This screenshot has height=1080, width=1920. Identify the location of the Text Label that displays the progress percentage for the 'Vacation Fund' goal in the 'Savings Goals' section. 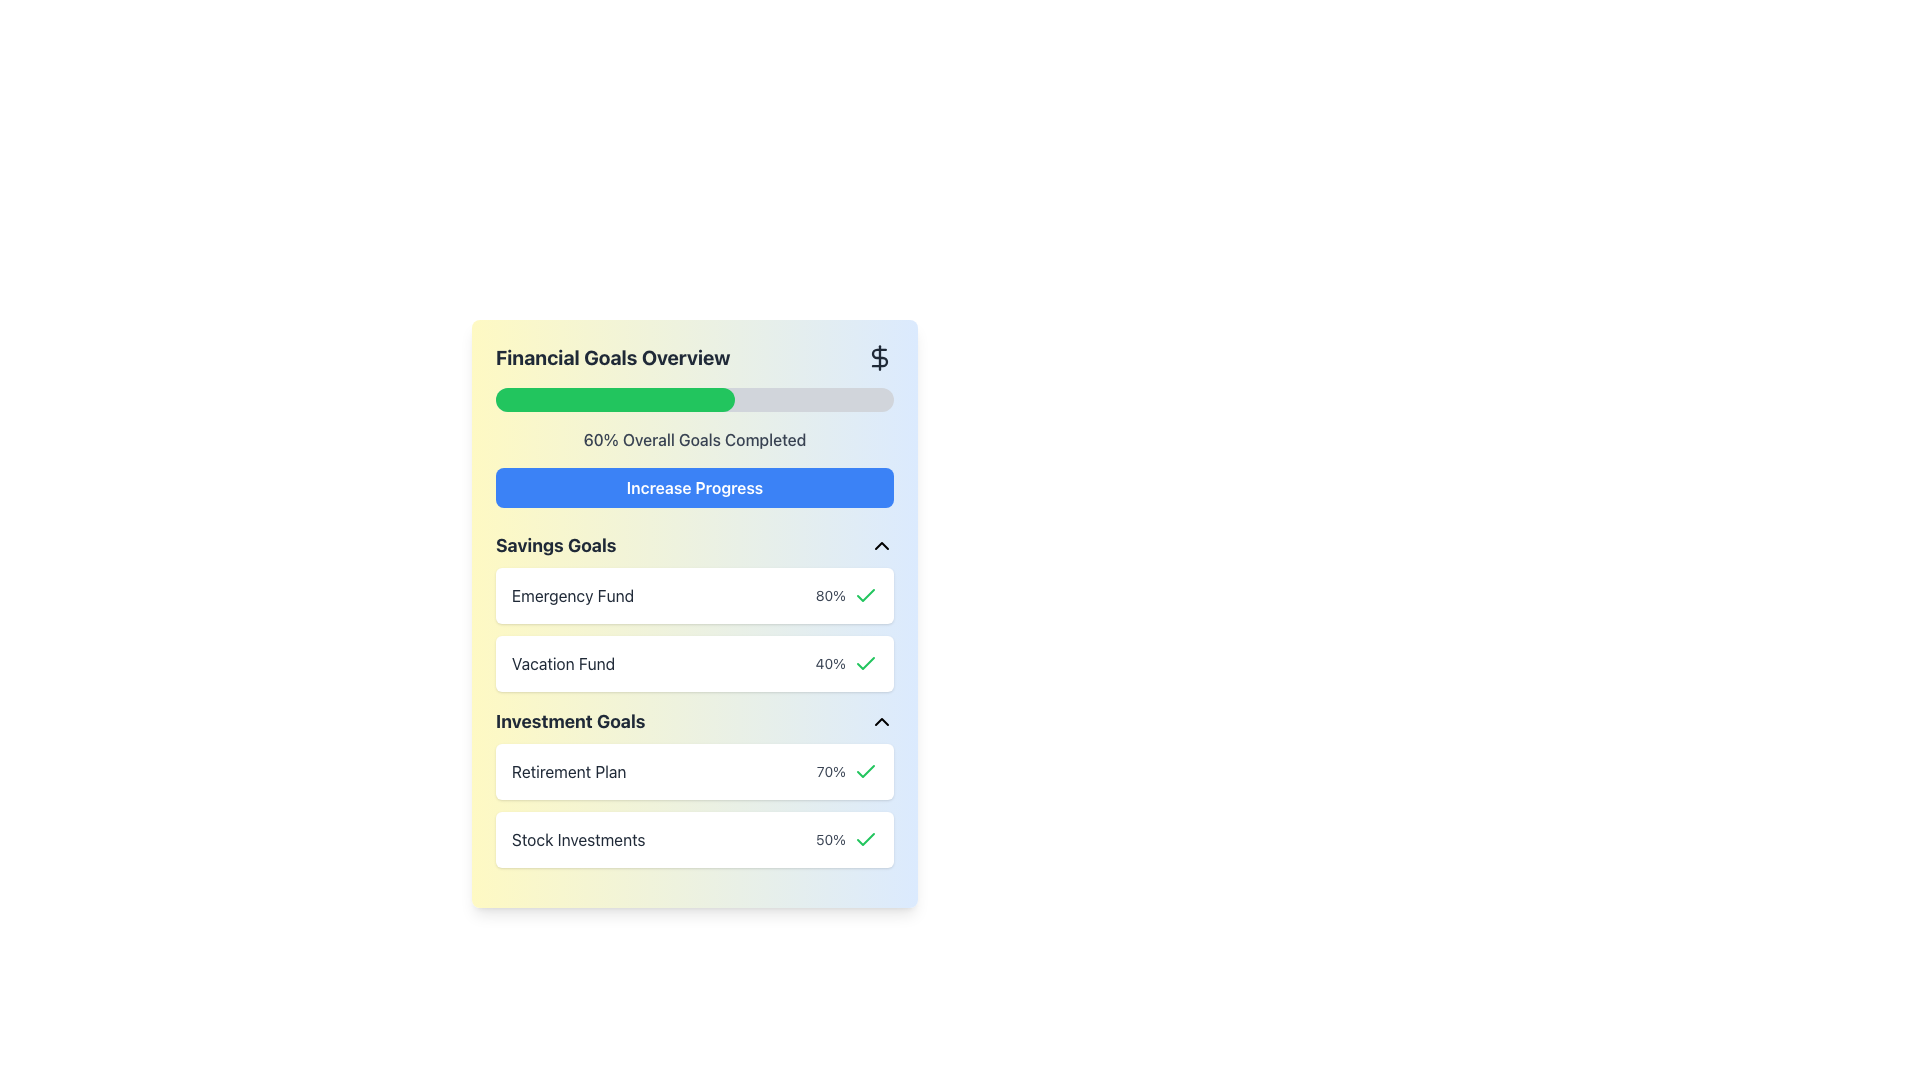
(830, 663).